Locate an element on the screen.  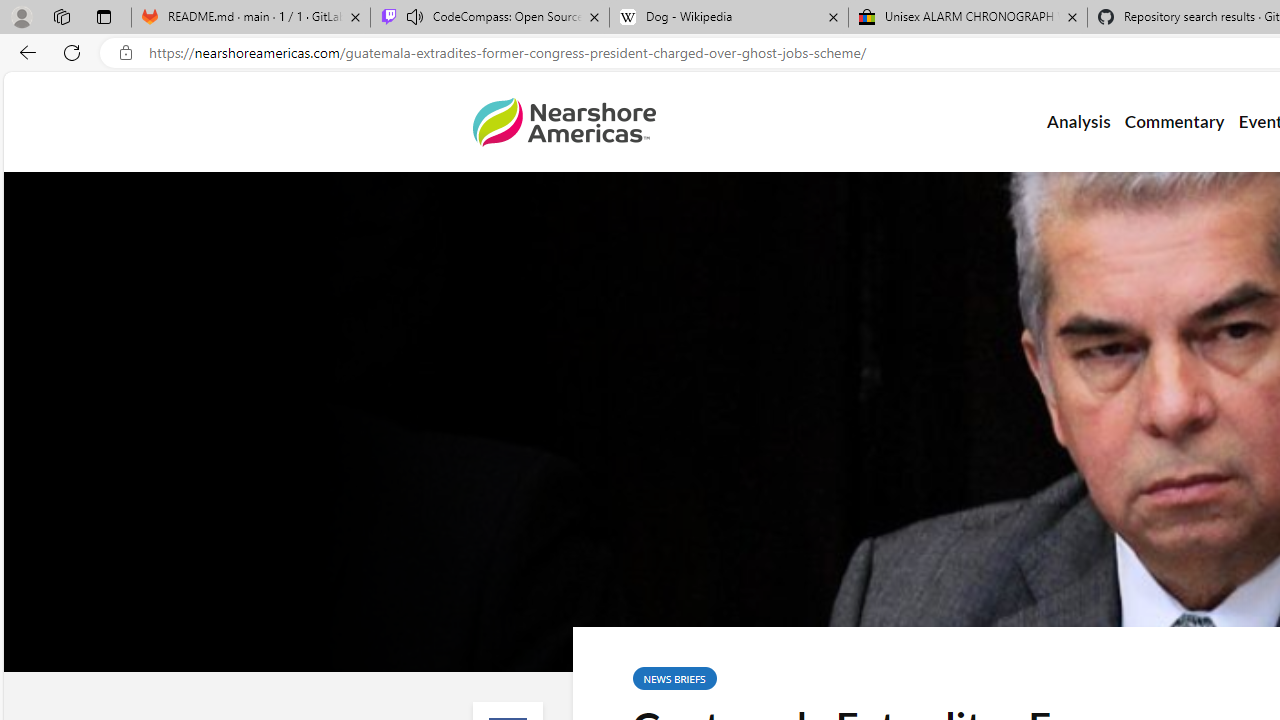
'Dog - Wikipedia' is located at coordinates (728, 17).